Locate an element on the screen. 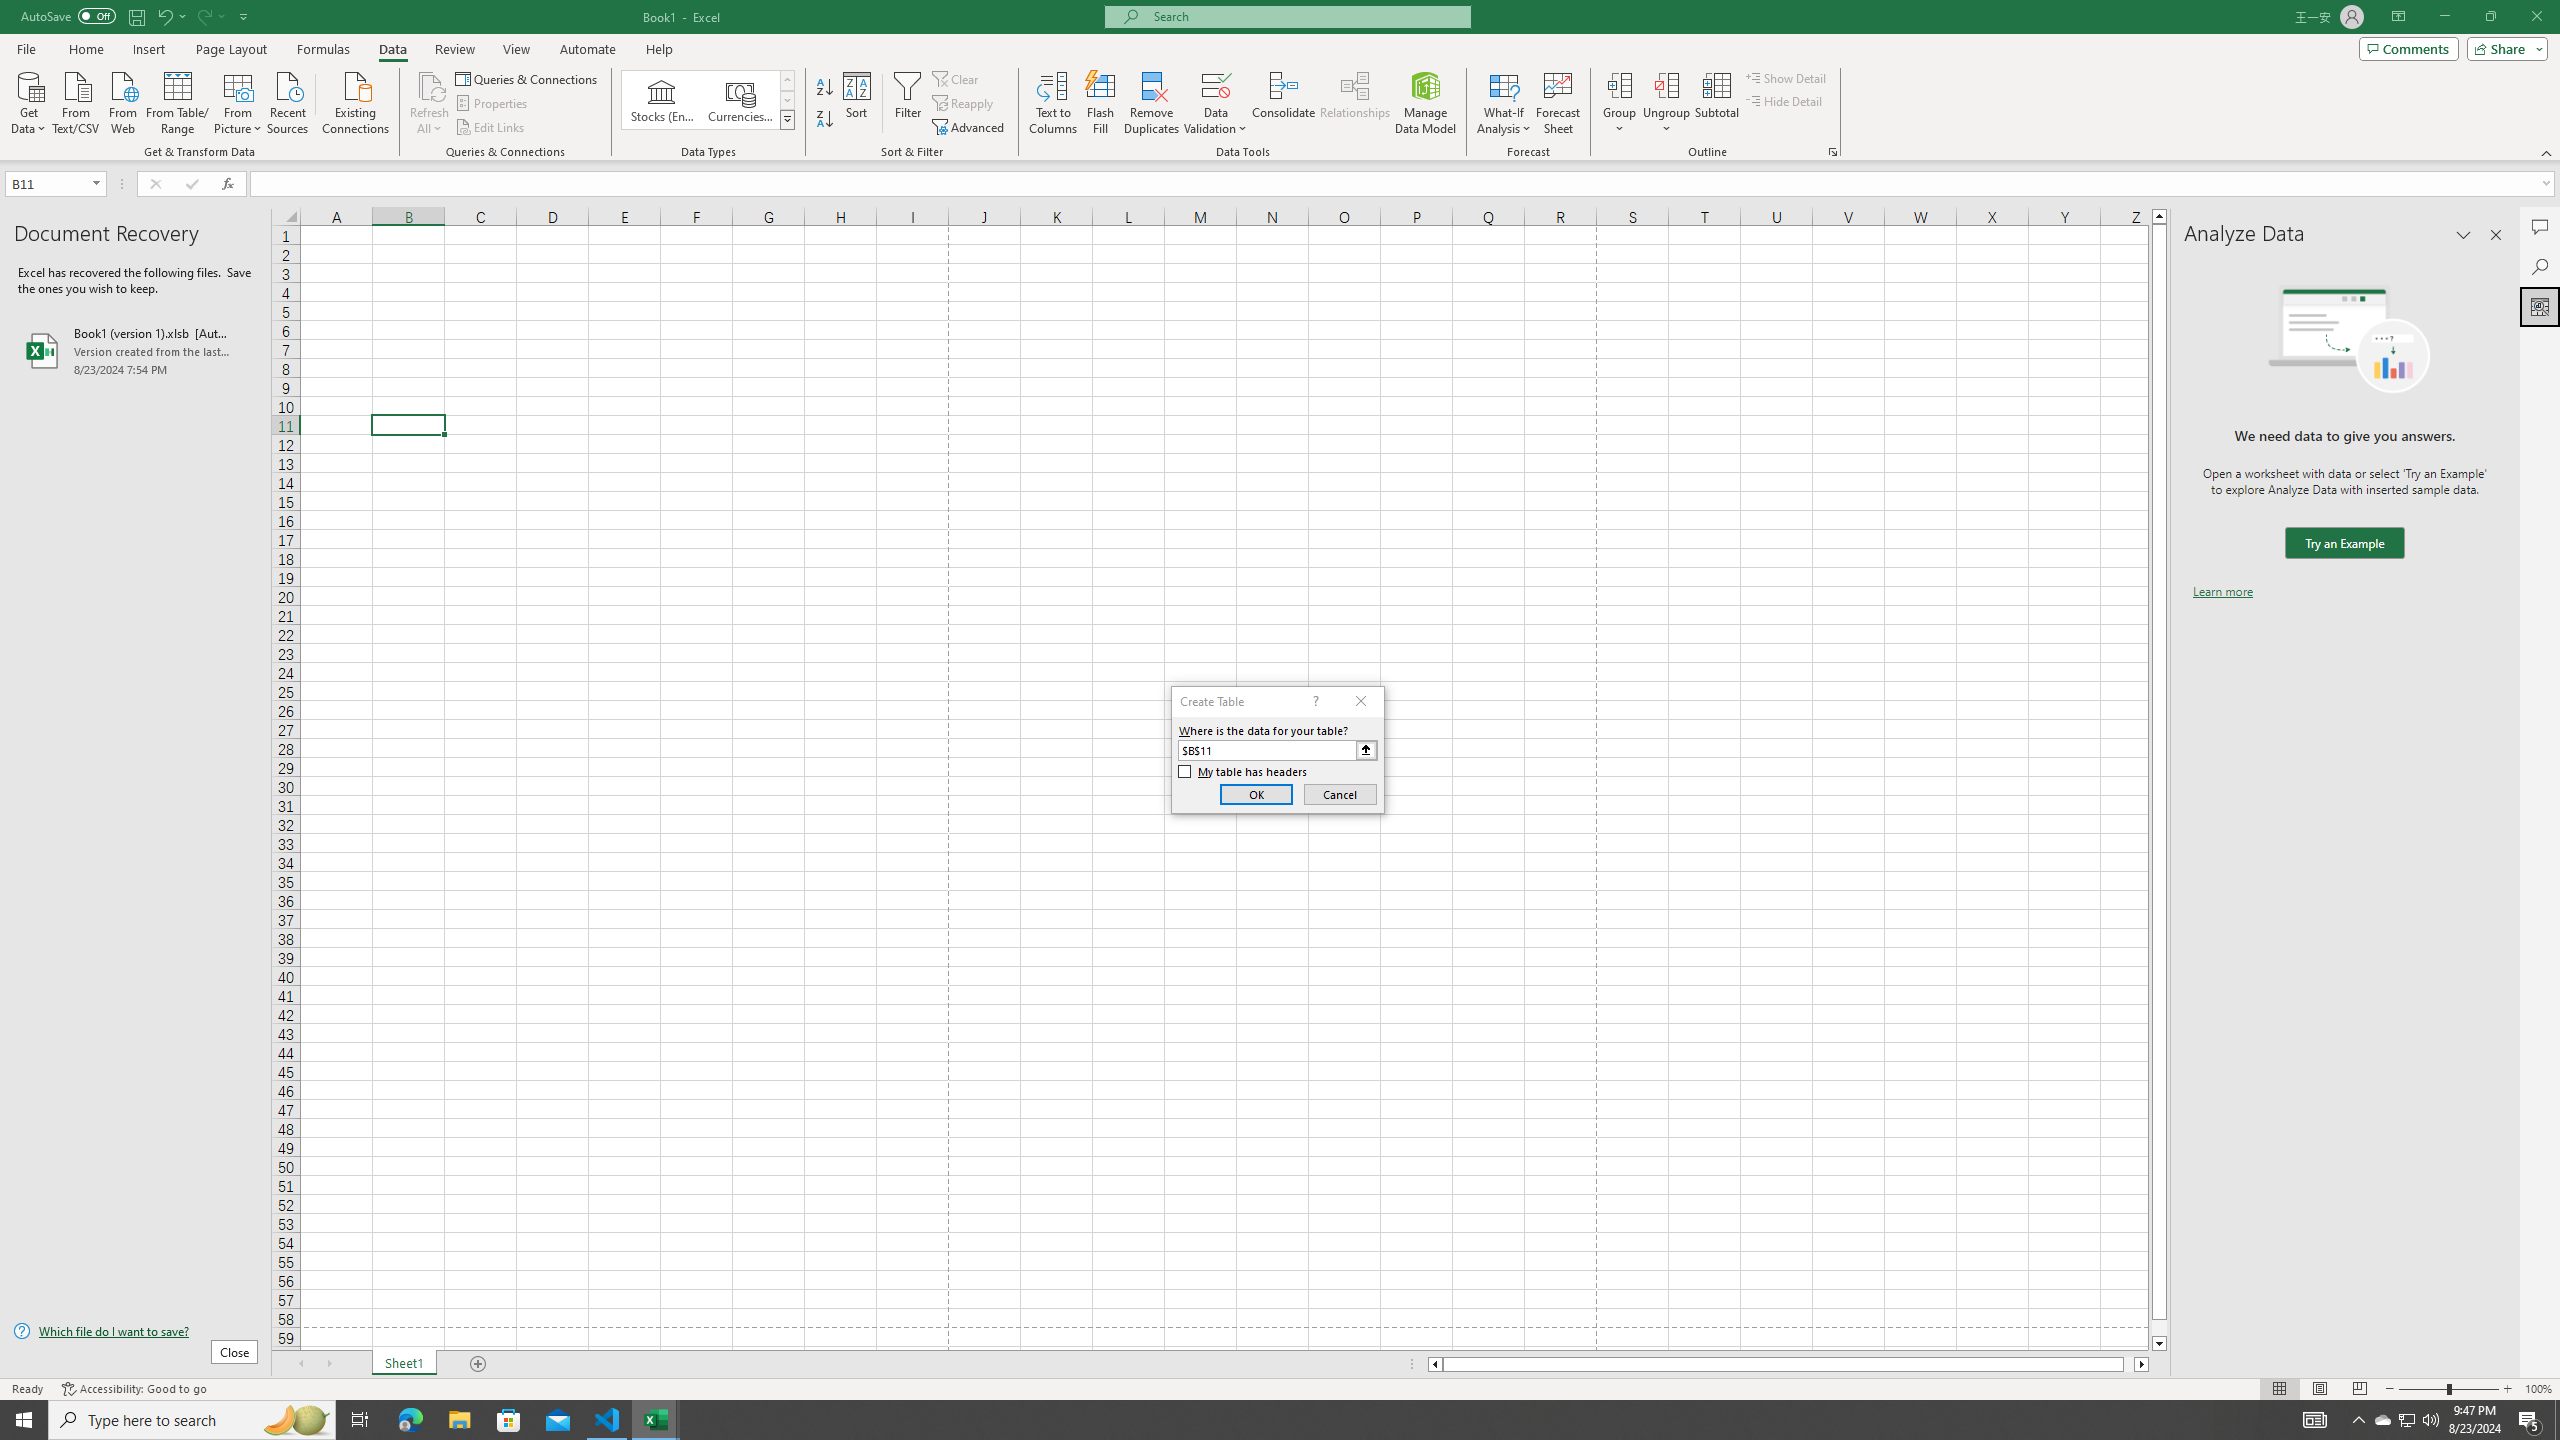 Image resolution: width=2560 pixels, height=1440 pixels. 'Review' is located at coordinates (453, 49).